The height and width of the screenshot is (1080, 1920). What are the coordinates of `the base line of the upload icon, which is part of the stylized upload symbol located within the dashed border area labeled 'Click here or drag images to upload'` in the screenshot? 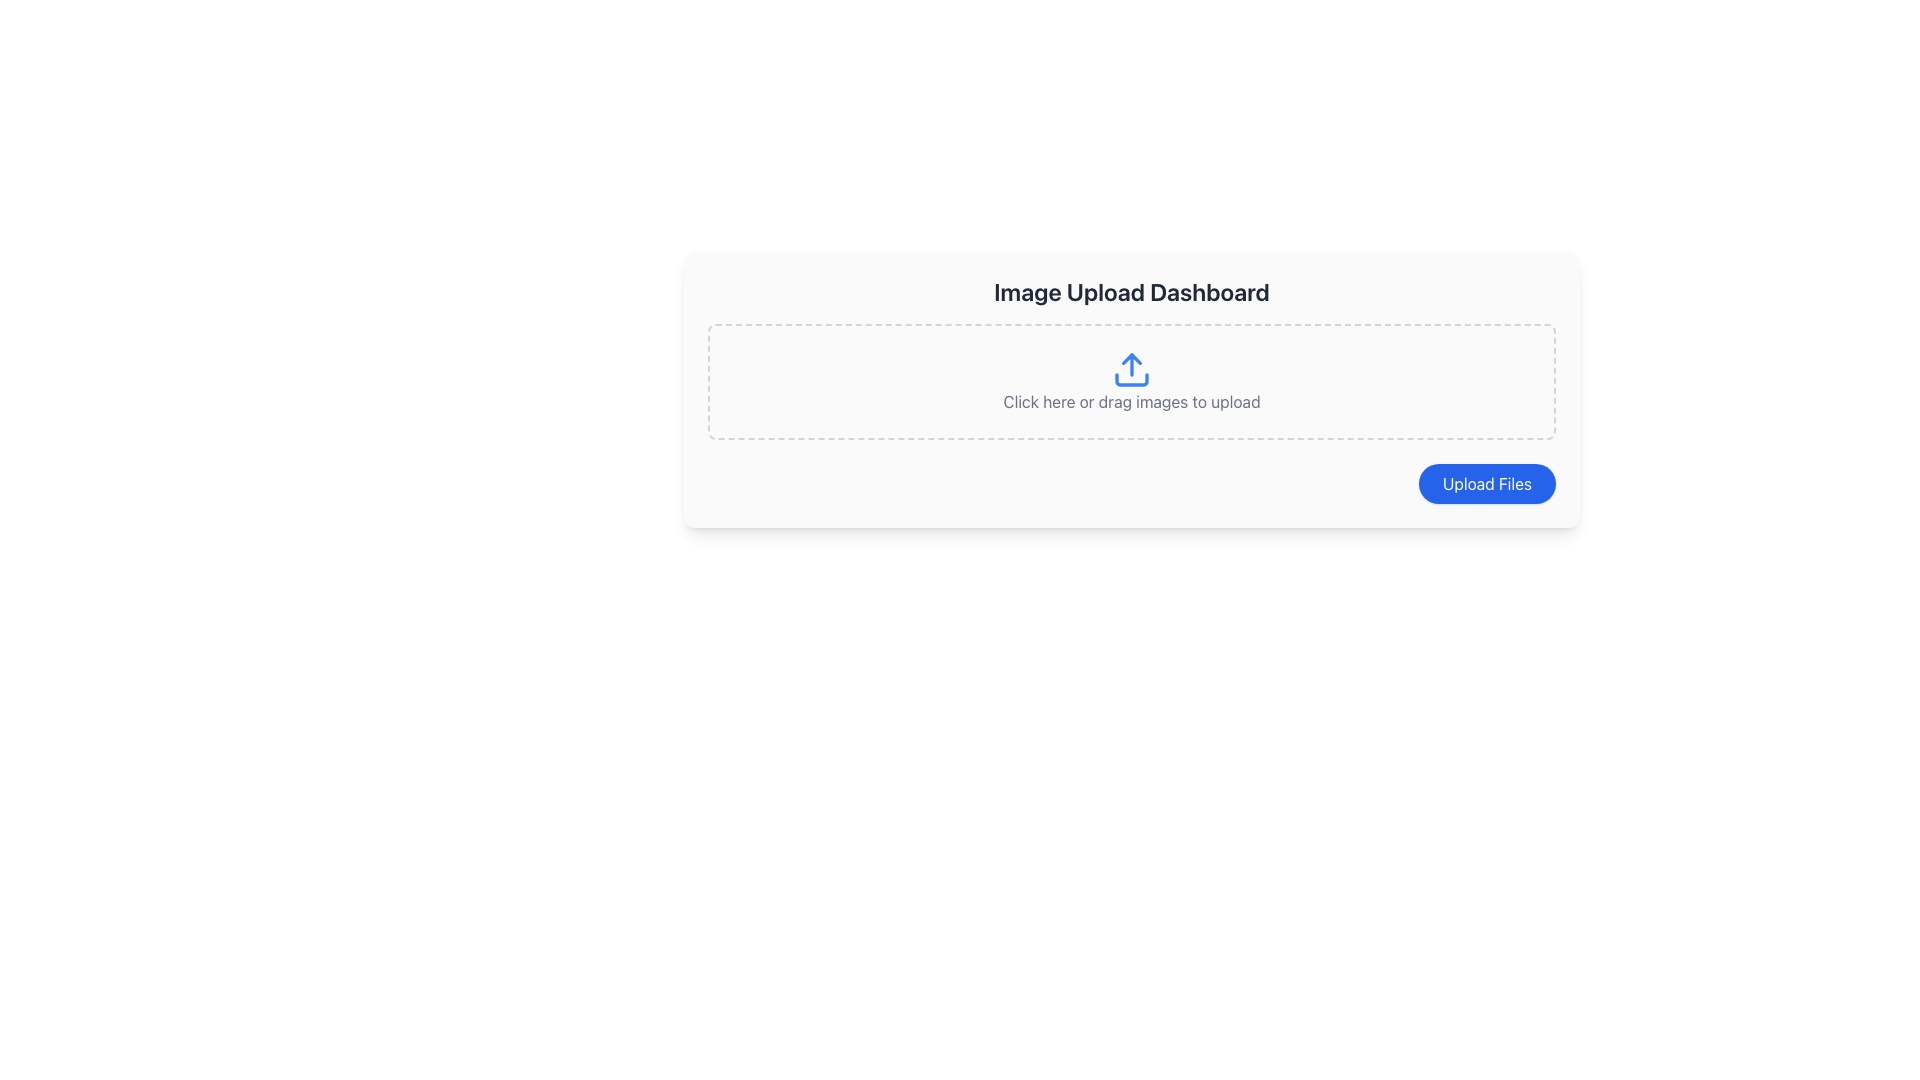 It's located at (1132, 380).